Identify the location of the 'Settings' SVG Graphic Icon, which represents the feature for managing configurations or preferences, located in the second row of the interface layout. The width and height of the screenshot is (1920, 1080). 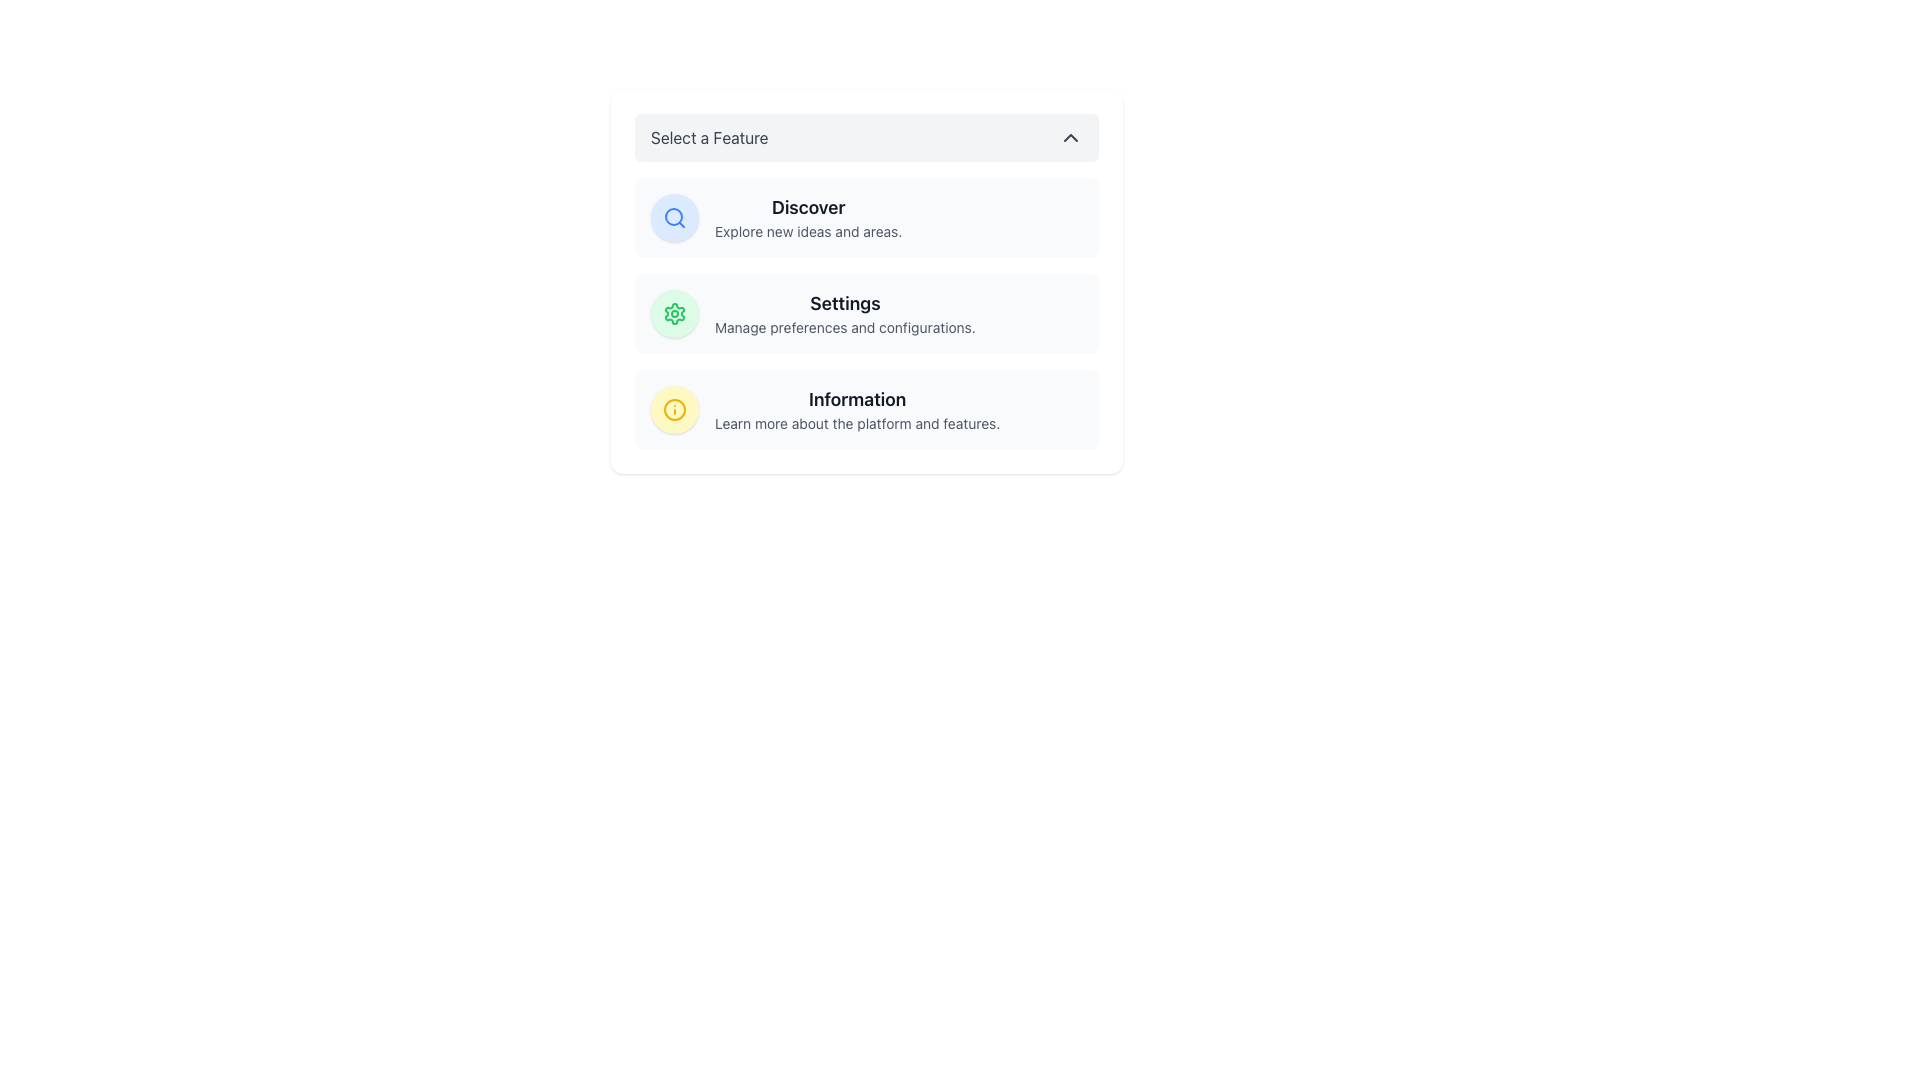
(675, 313).